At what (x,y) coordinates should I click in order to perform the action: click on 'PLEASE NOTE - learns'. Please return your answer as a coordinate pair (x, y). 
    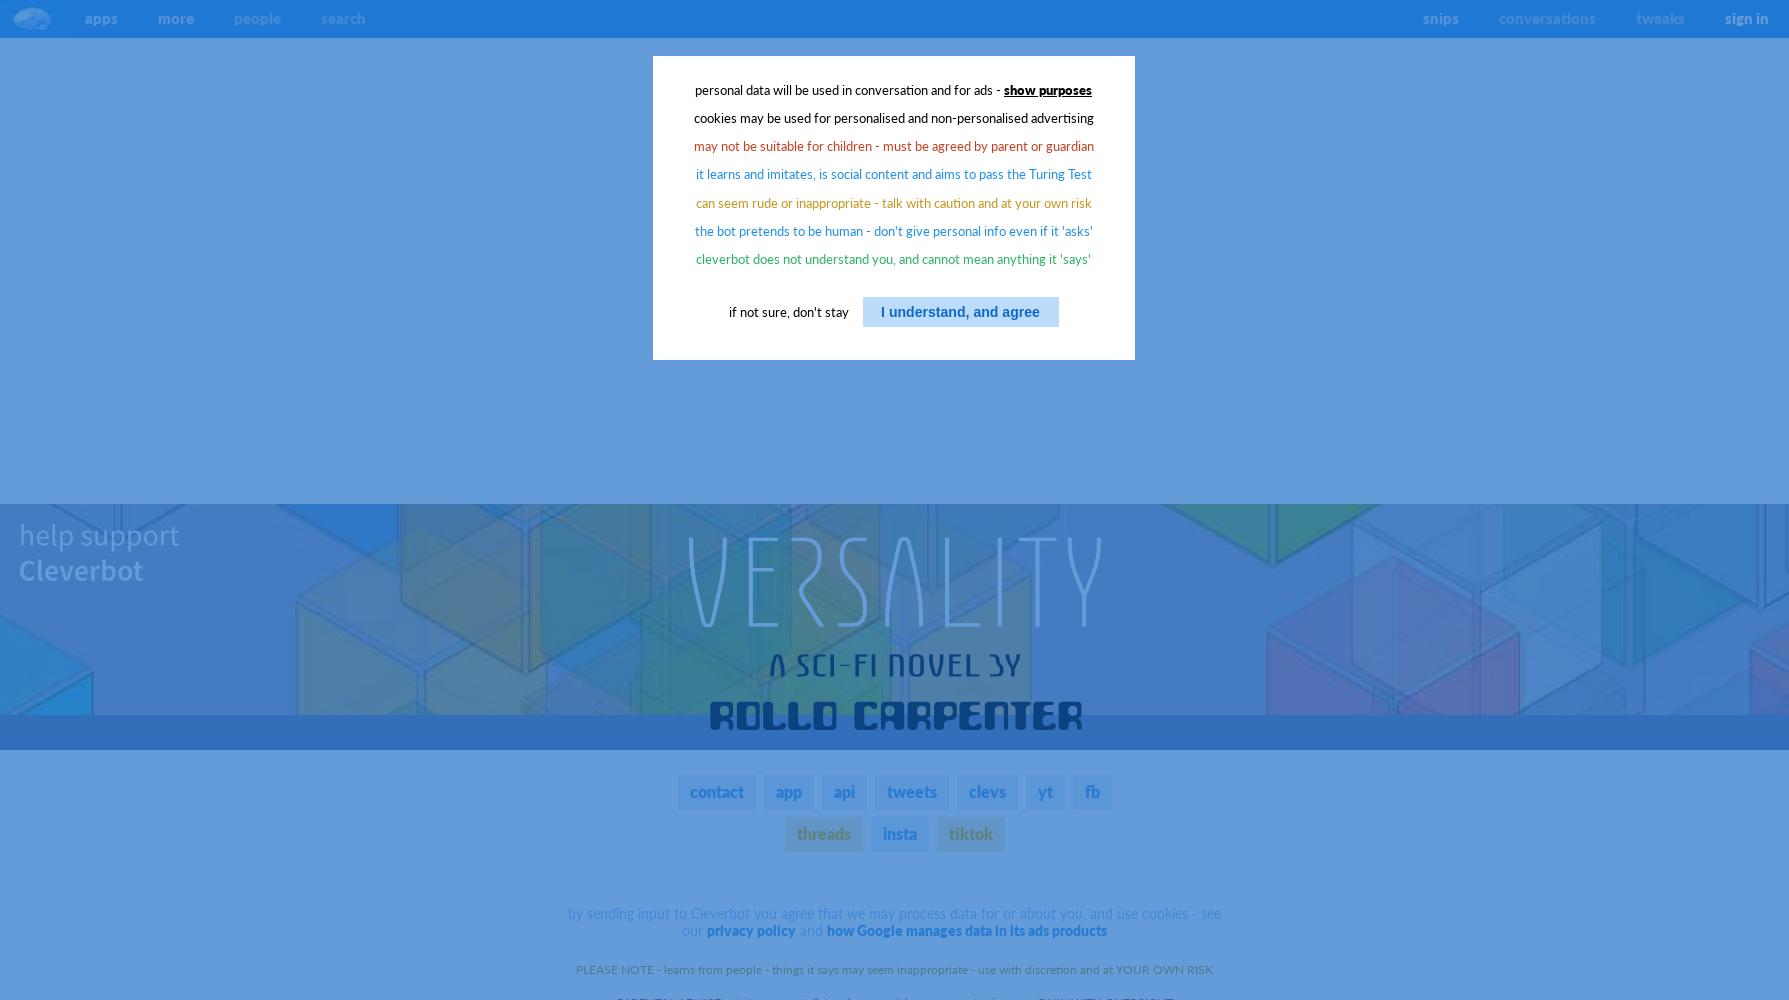
    Looking at the image, I should click on (635, 967).